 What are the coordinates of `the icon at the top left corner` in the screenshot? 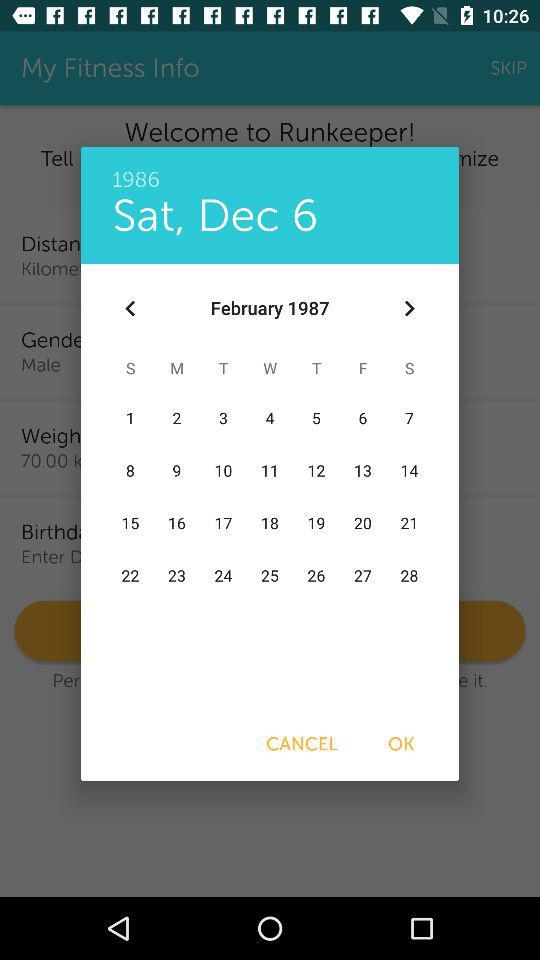 It's located at (130, 308).